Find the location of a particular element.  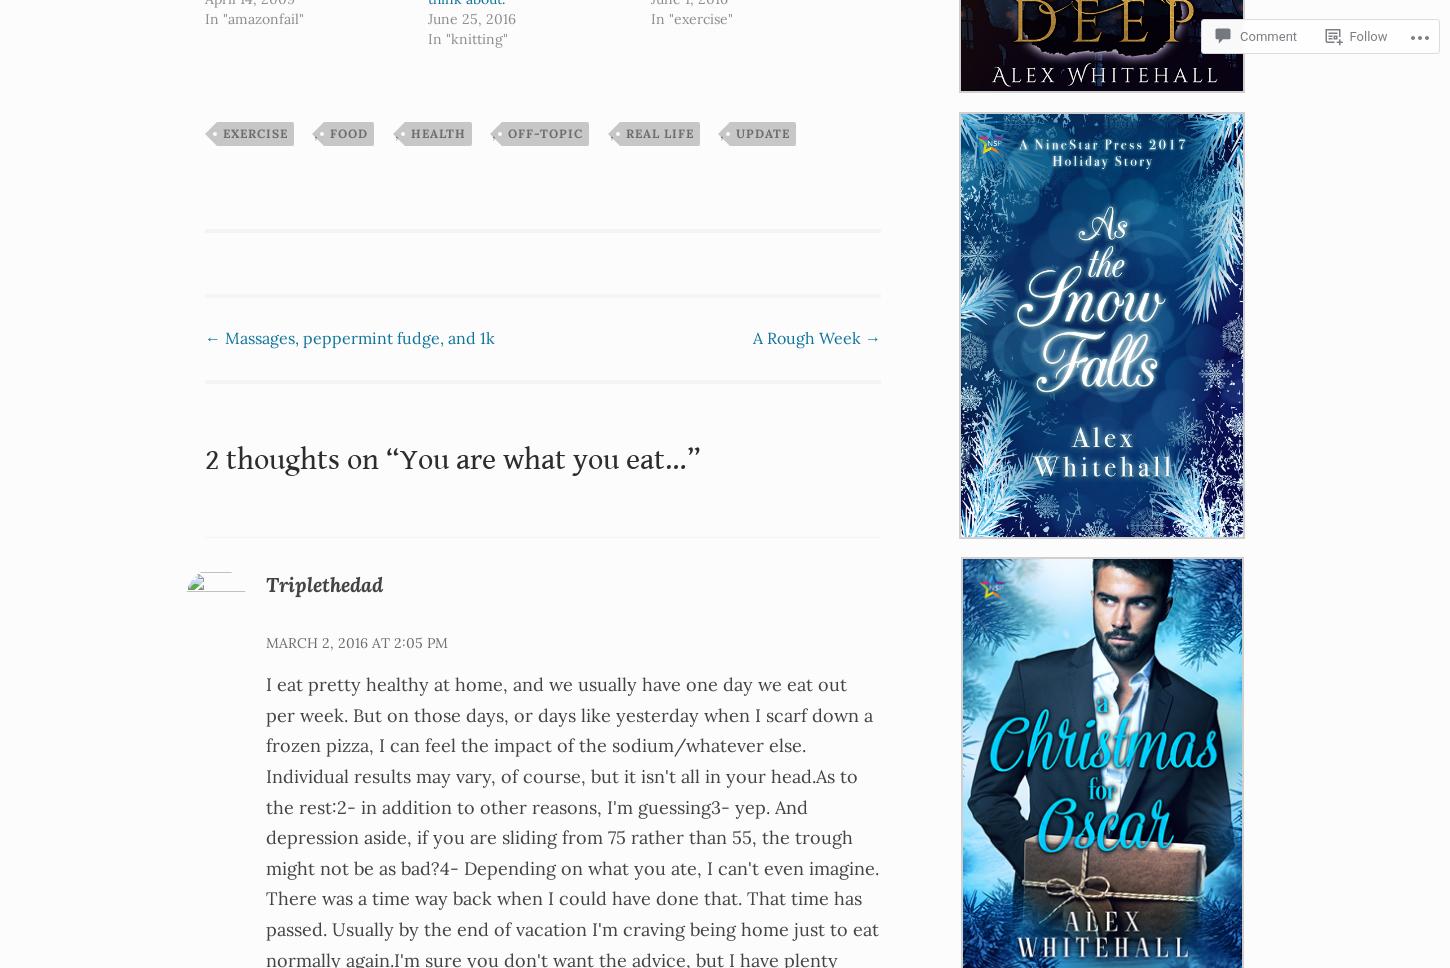

'health' is located at coordinates (436, 131).